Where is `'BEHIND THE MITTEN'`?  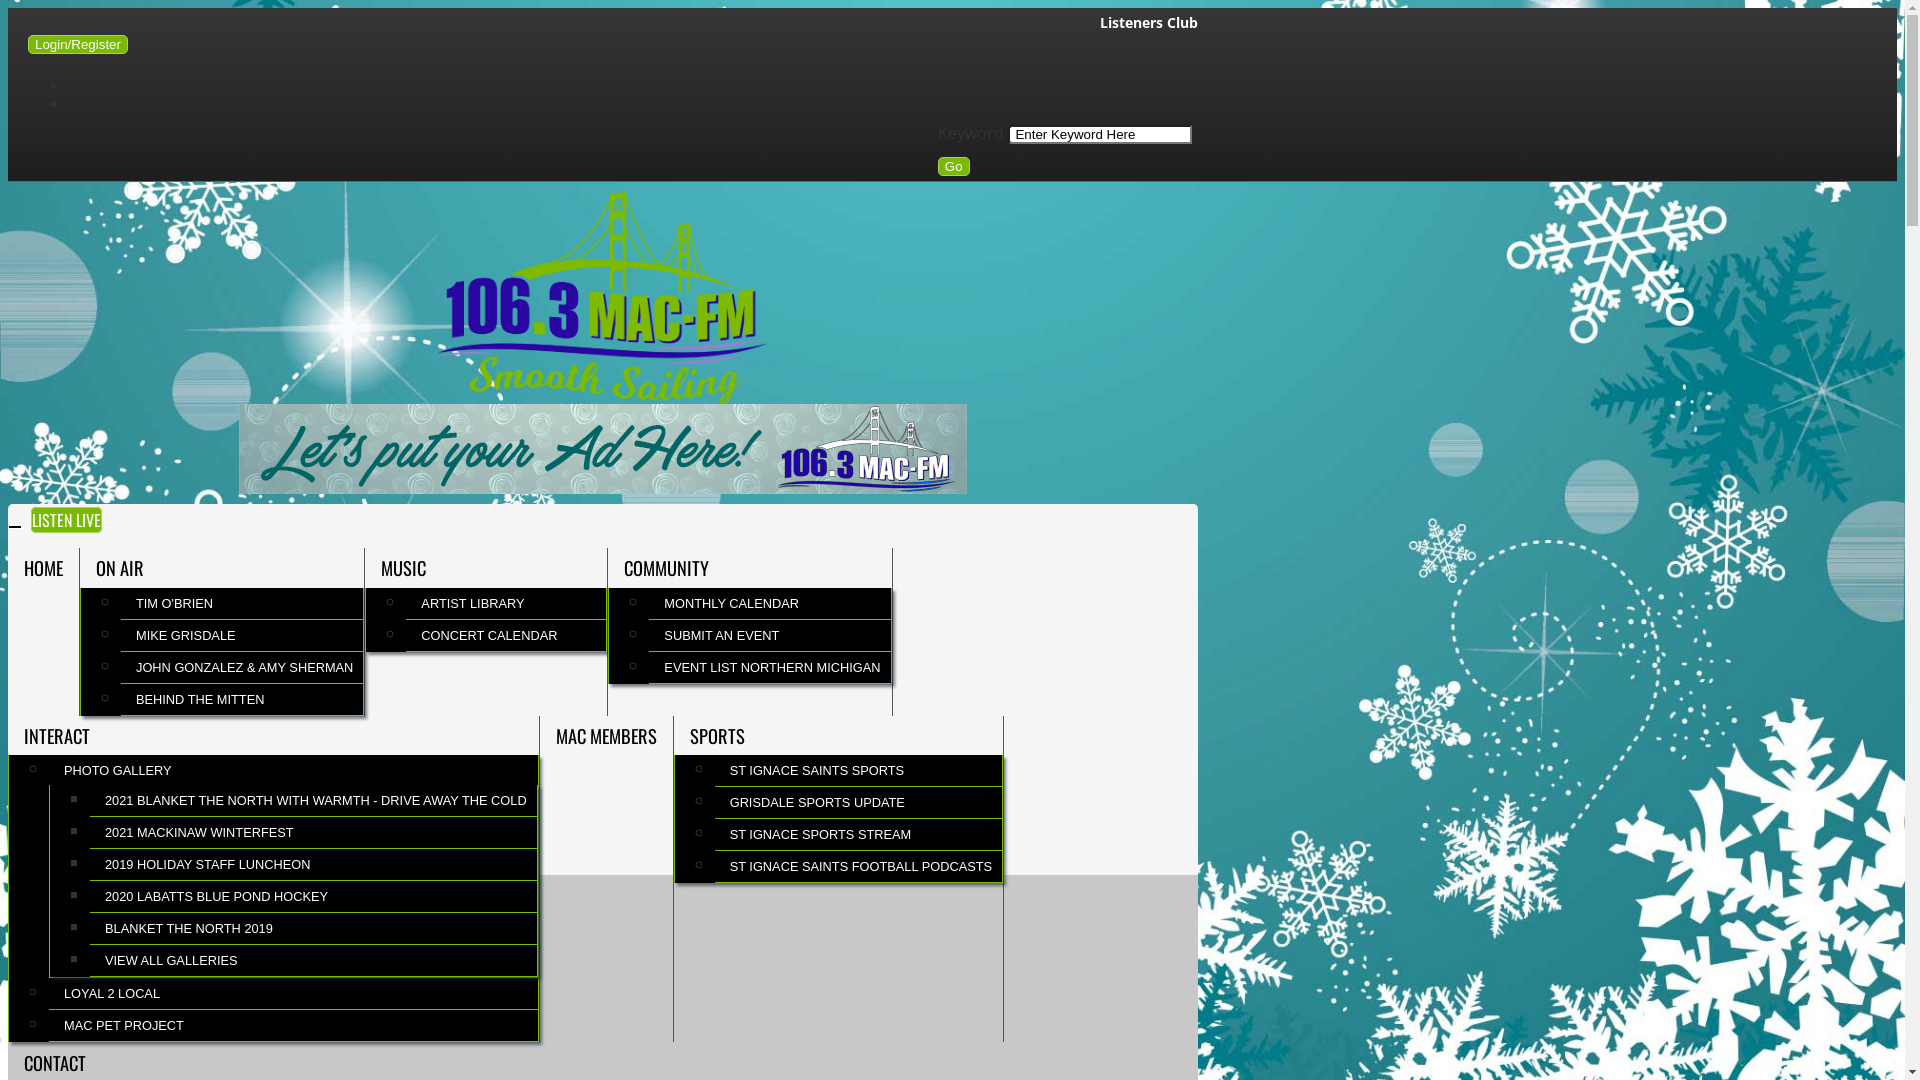
'BEHIND THE MITTEN' is located at coordinates (240, 698).